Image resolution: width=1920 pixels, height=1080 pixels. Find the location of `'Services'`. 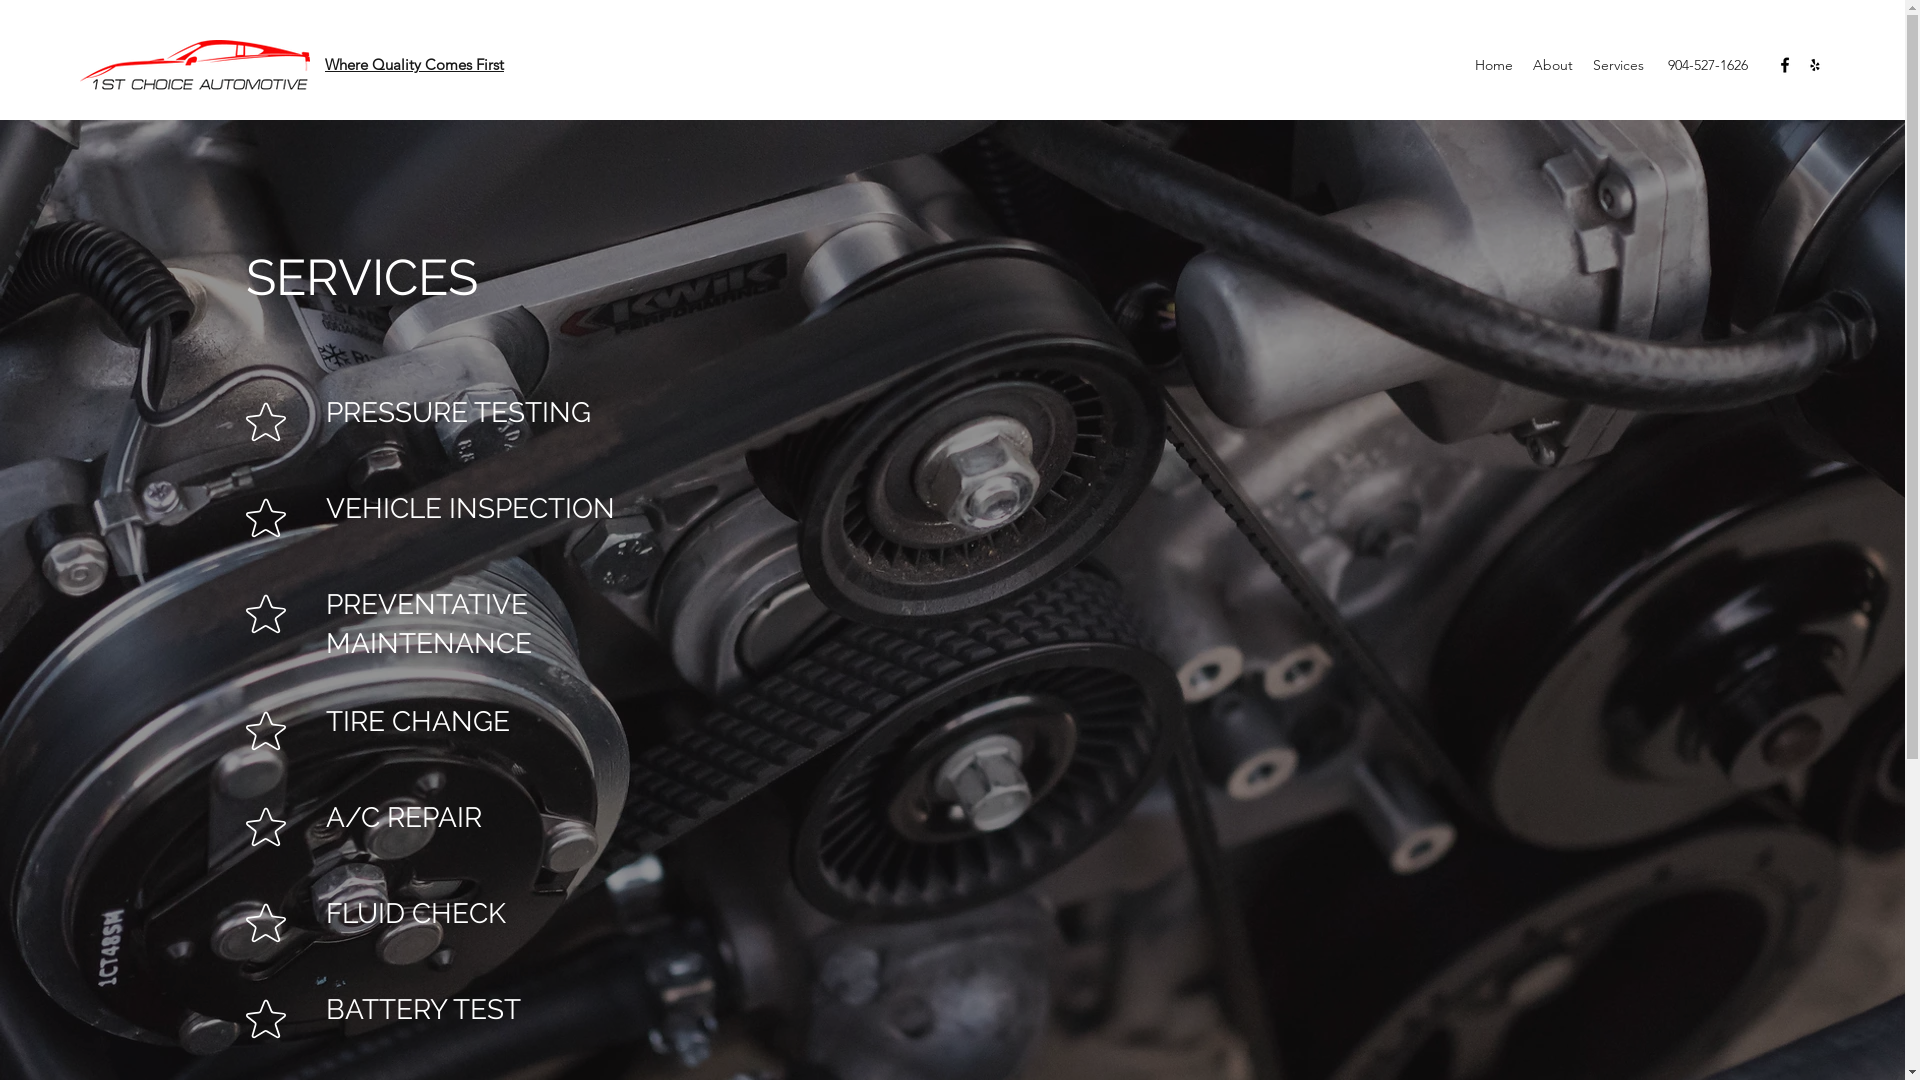

'Services' is located at coordinates (1582, 64).